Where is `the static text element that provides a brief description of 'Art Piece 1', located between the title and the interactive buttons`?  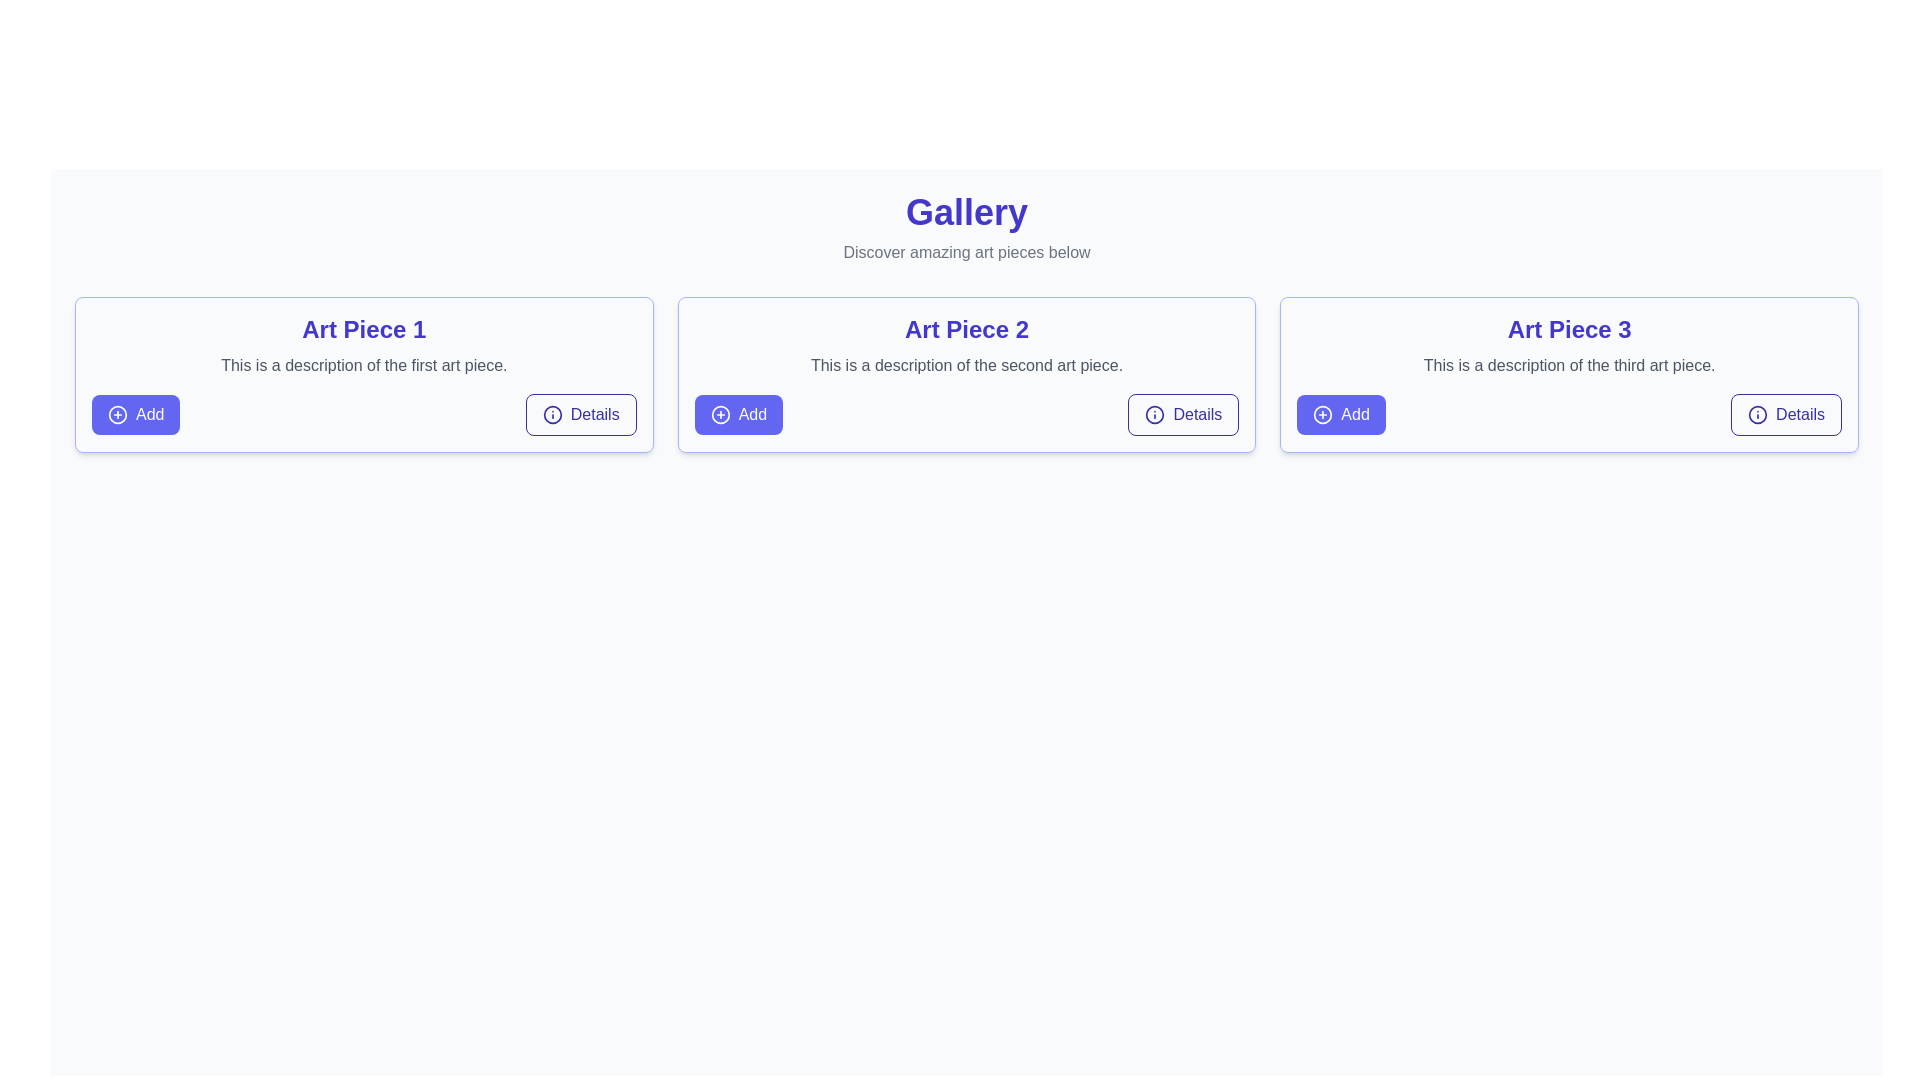
the static text element that provides a brief description of 'Art Piece 1', located between the title and the interactive buttons is located at coordinates (364, 366).